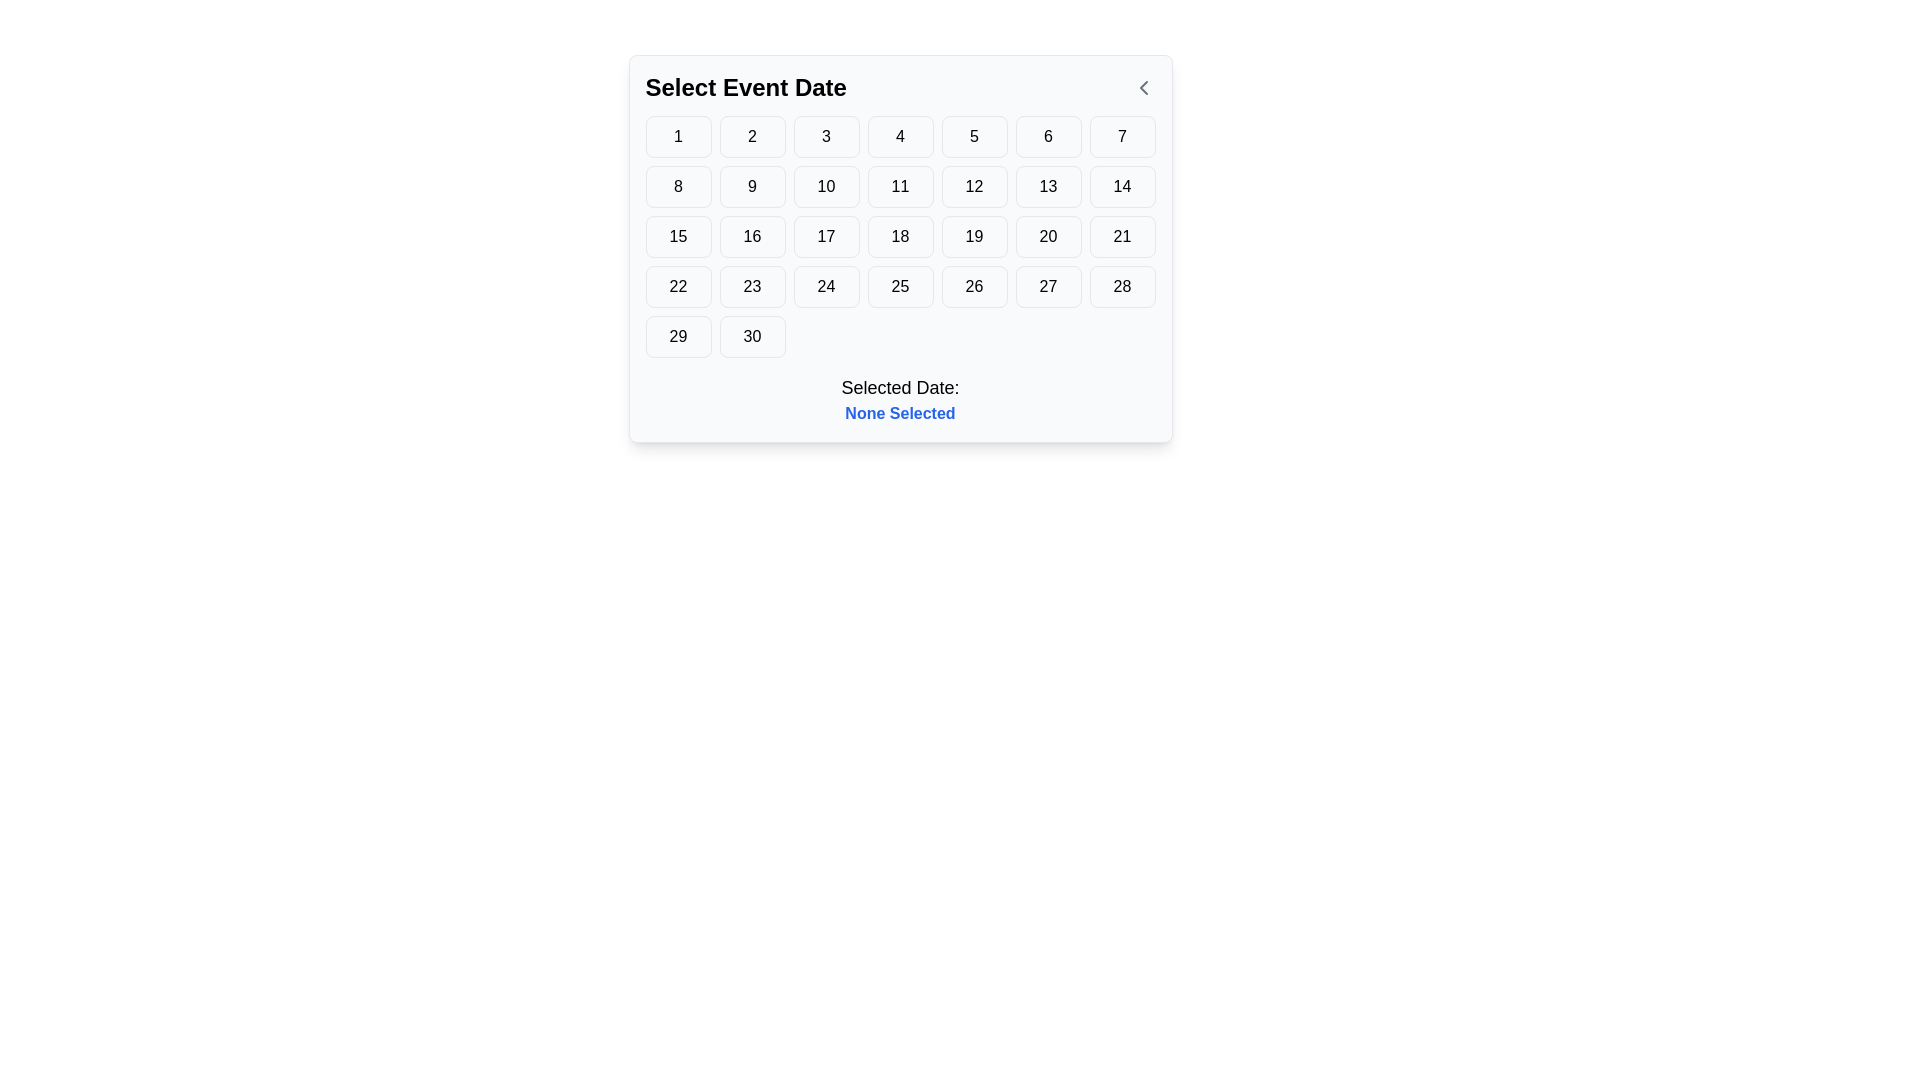 This screenshot has height=1080, width=1920. I want to click on the button, so click(1047, 286).